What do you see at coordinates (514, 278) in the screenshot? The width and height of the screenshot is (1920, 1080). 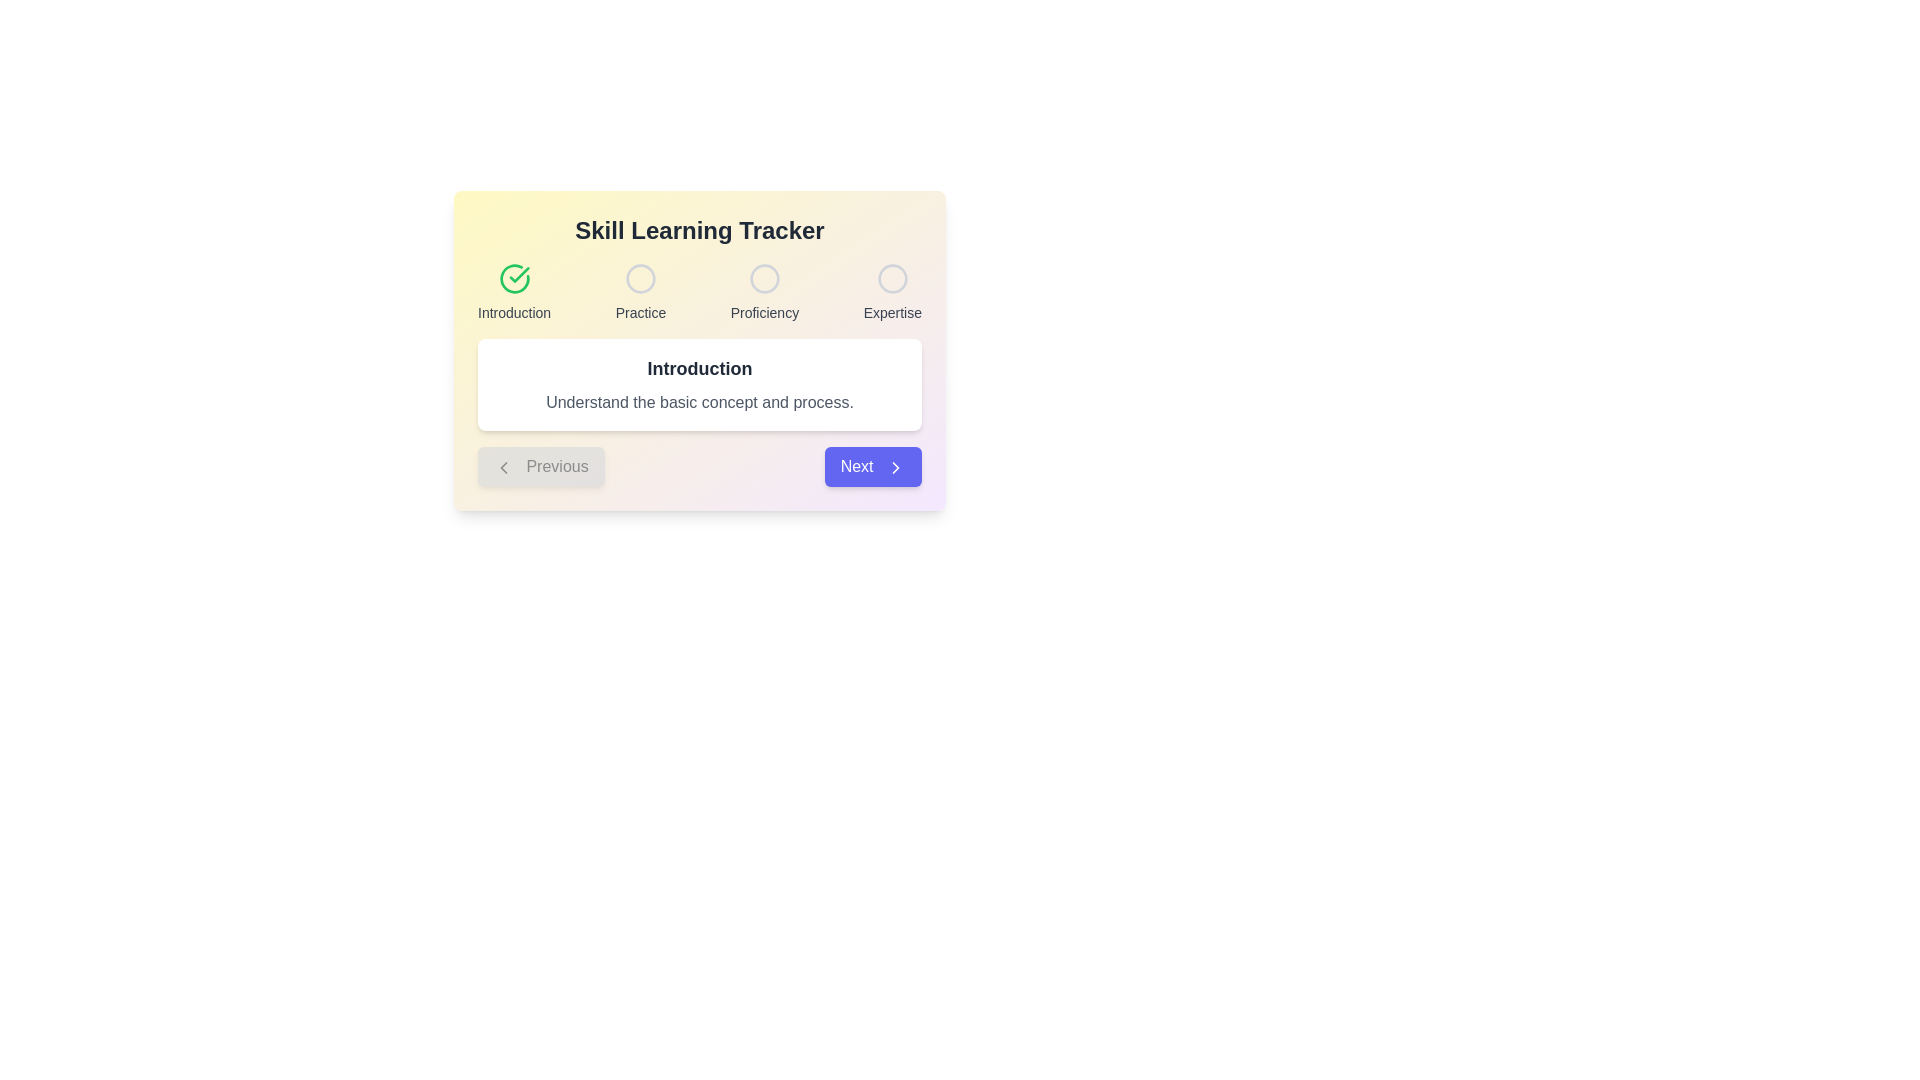 I see `the completion status icon for the 'Introduction' step in the step tracker interface, located at the top-left corner of the 'Introduction' section` at bounding box center [514, 278].